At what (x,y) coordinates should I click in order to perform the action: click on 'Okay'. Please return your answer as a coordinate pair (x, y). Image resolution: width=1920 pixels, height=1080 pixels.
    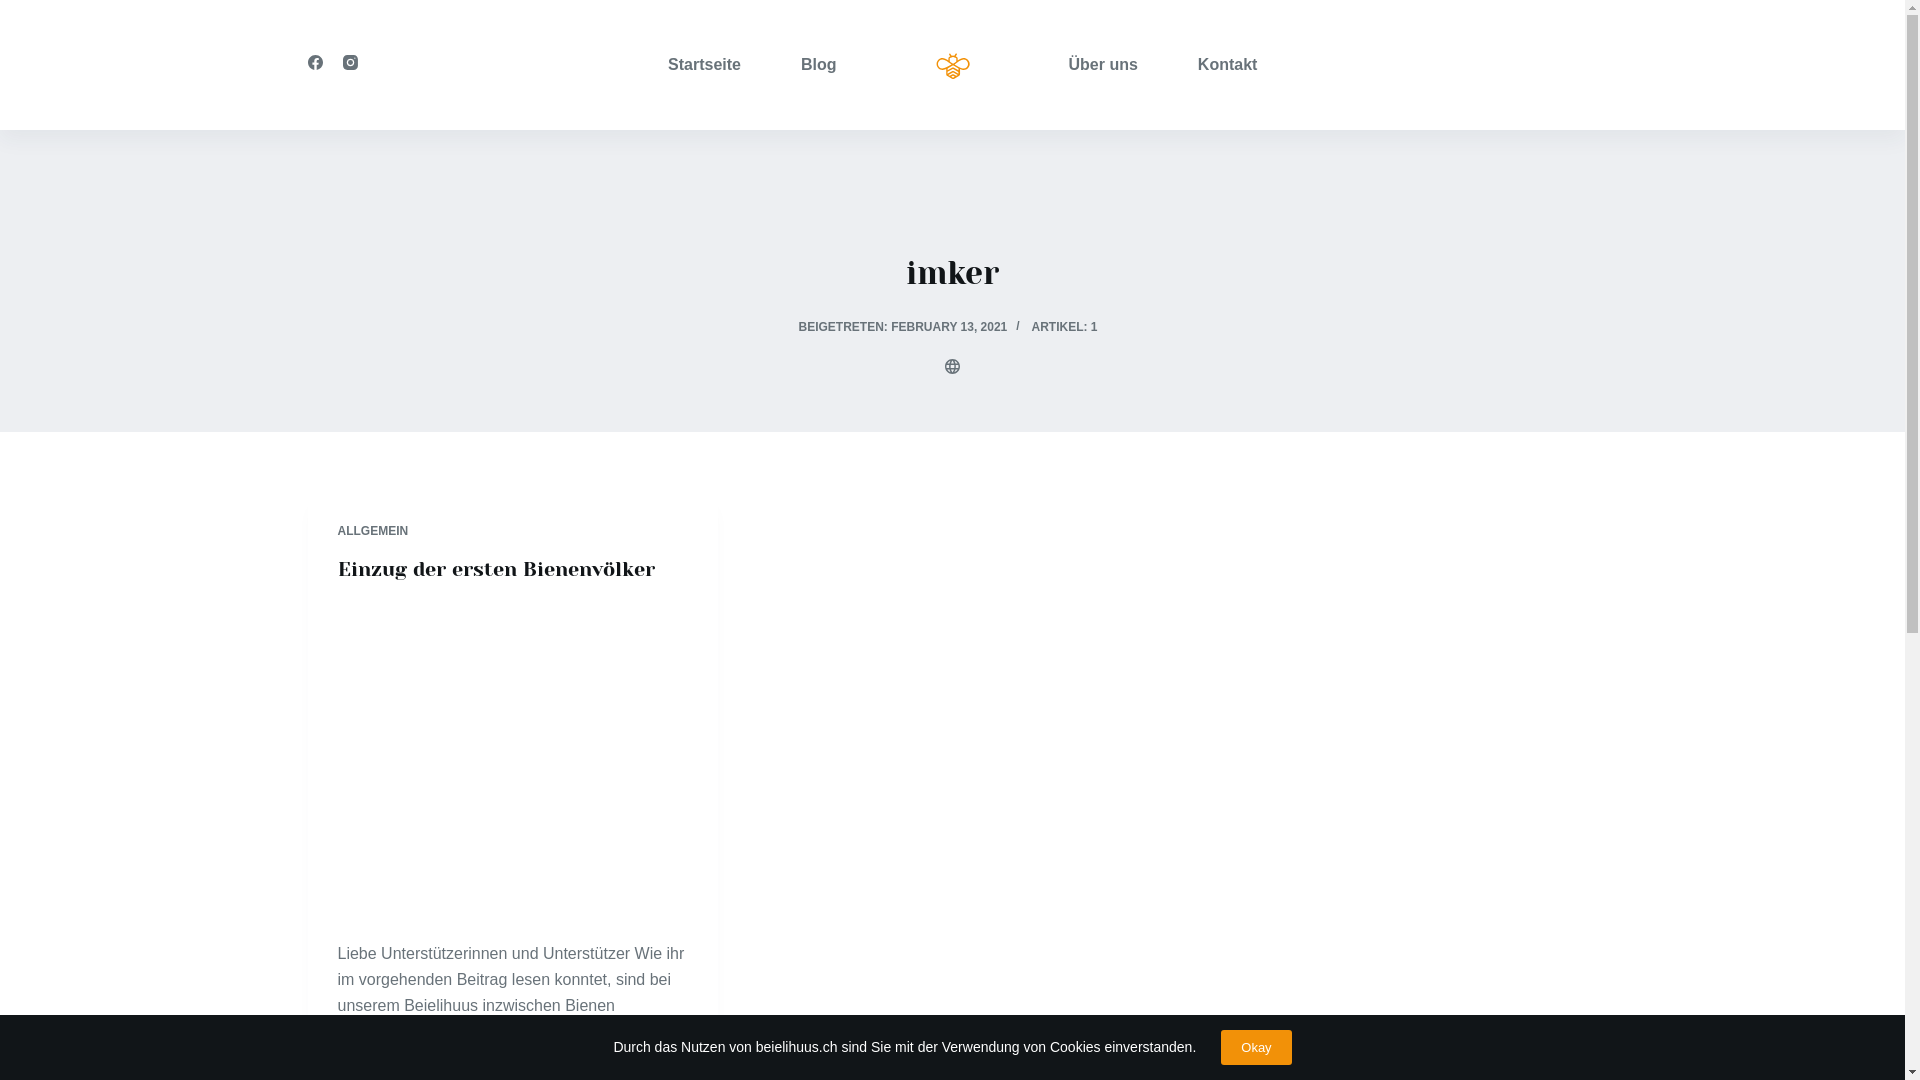
    Looking at the image, I should click on (1255, 1046).